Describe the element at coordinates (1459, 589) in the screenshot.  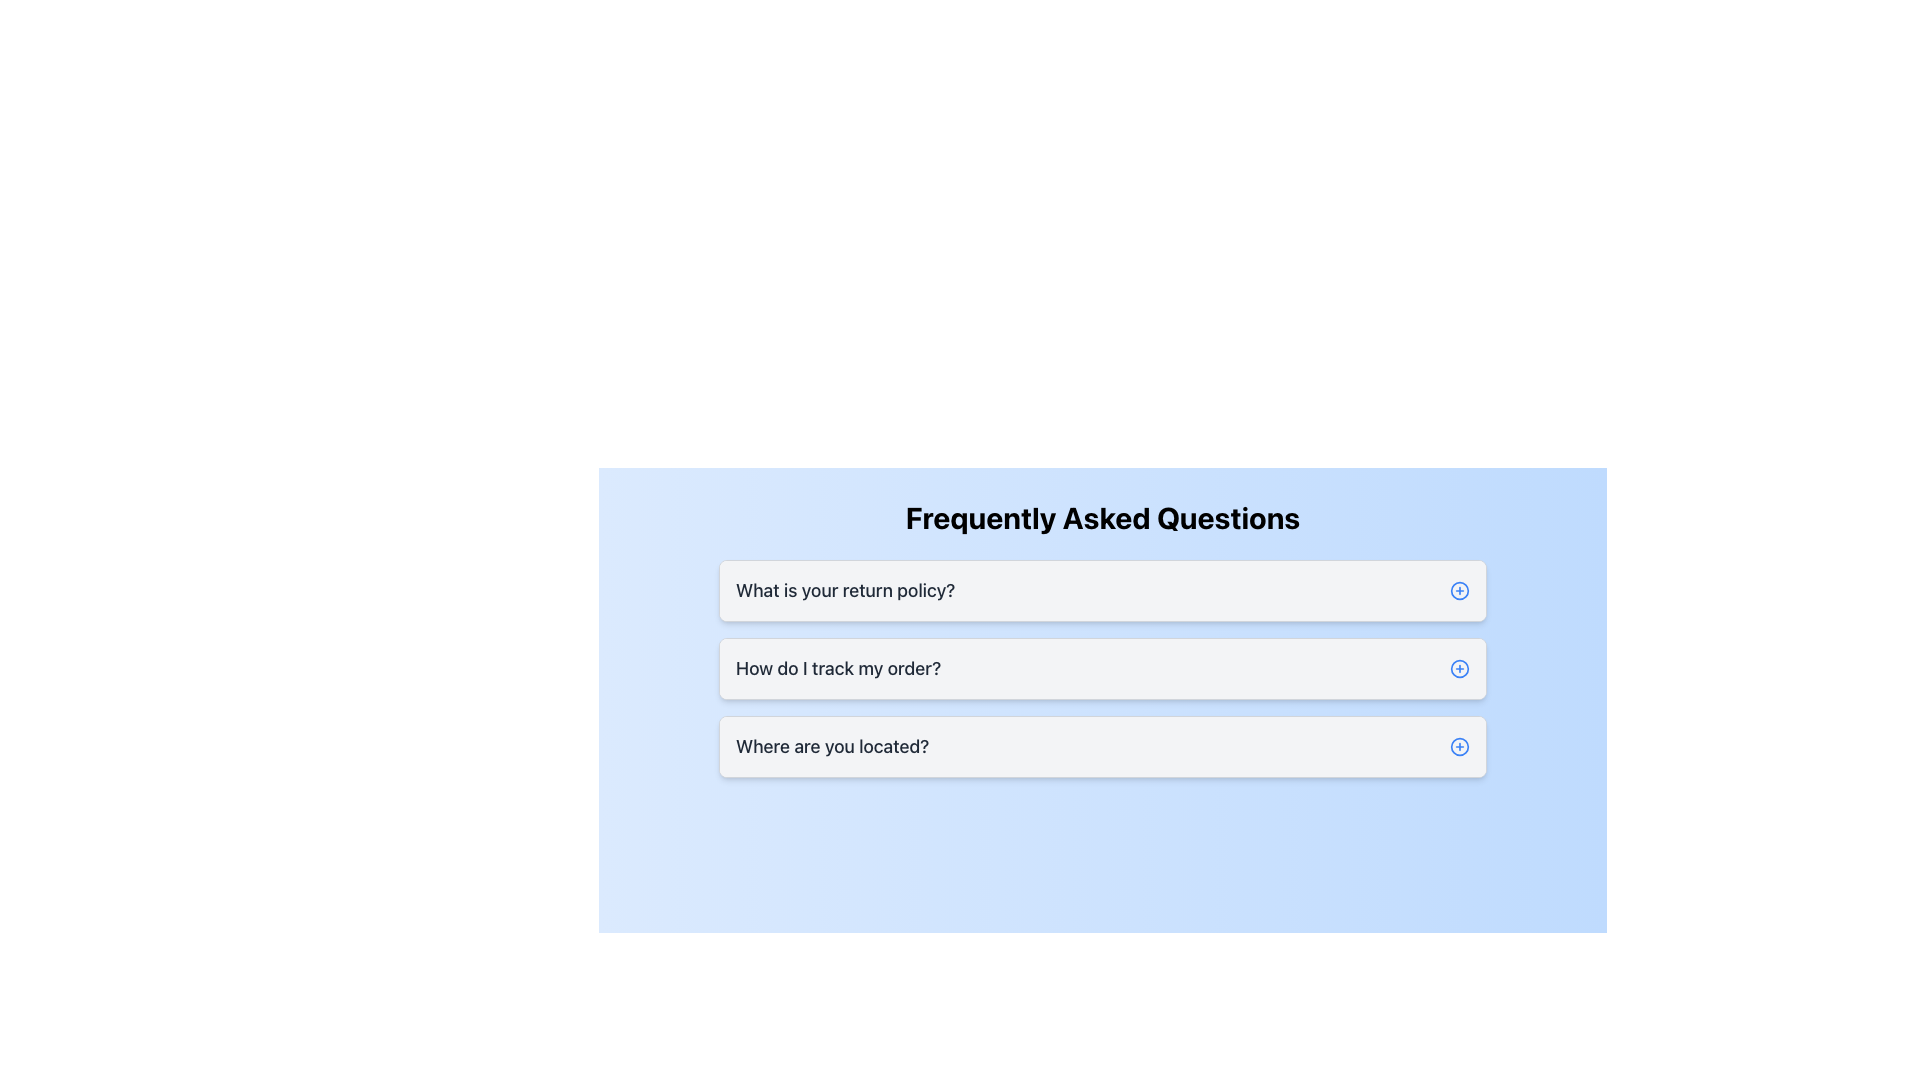
I see `the Circular icon element, which is the central component of an icon with a plus-shaped design located on the right side of the top FAQ item` at that location.